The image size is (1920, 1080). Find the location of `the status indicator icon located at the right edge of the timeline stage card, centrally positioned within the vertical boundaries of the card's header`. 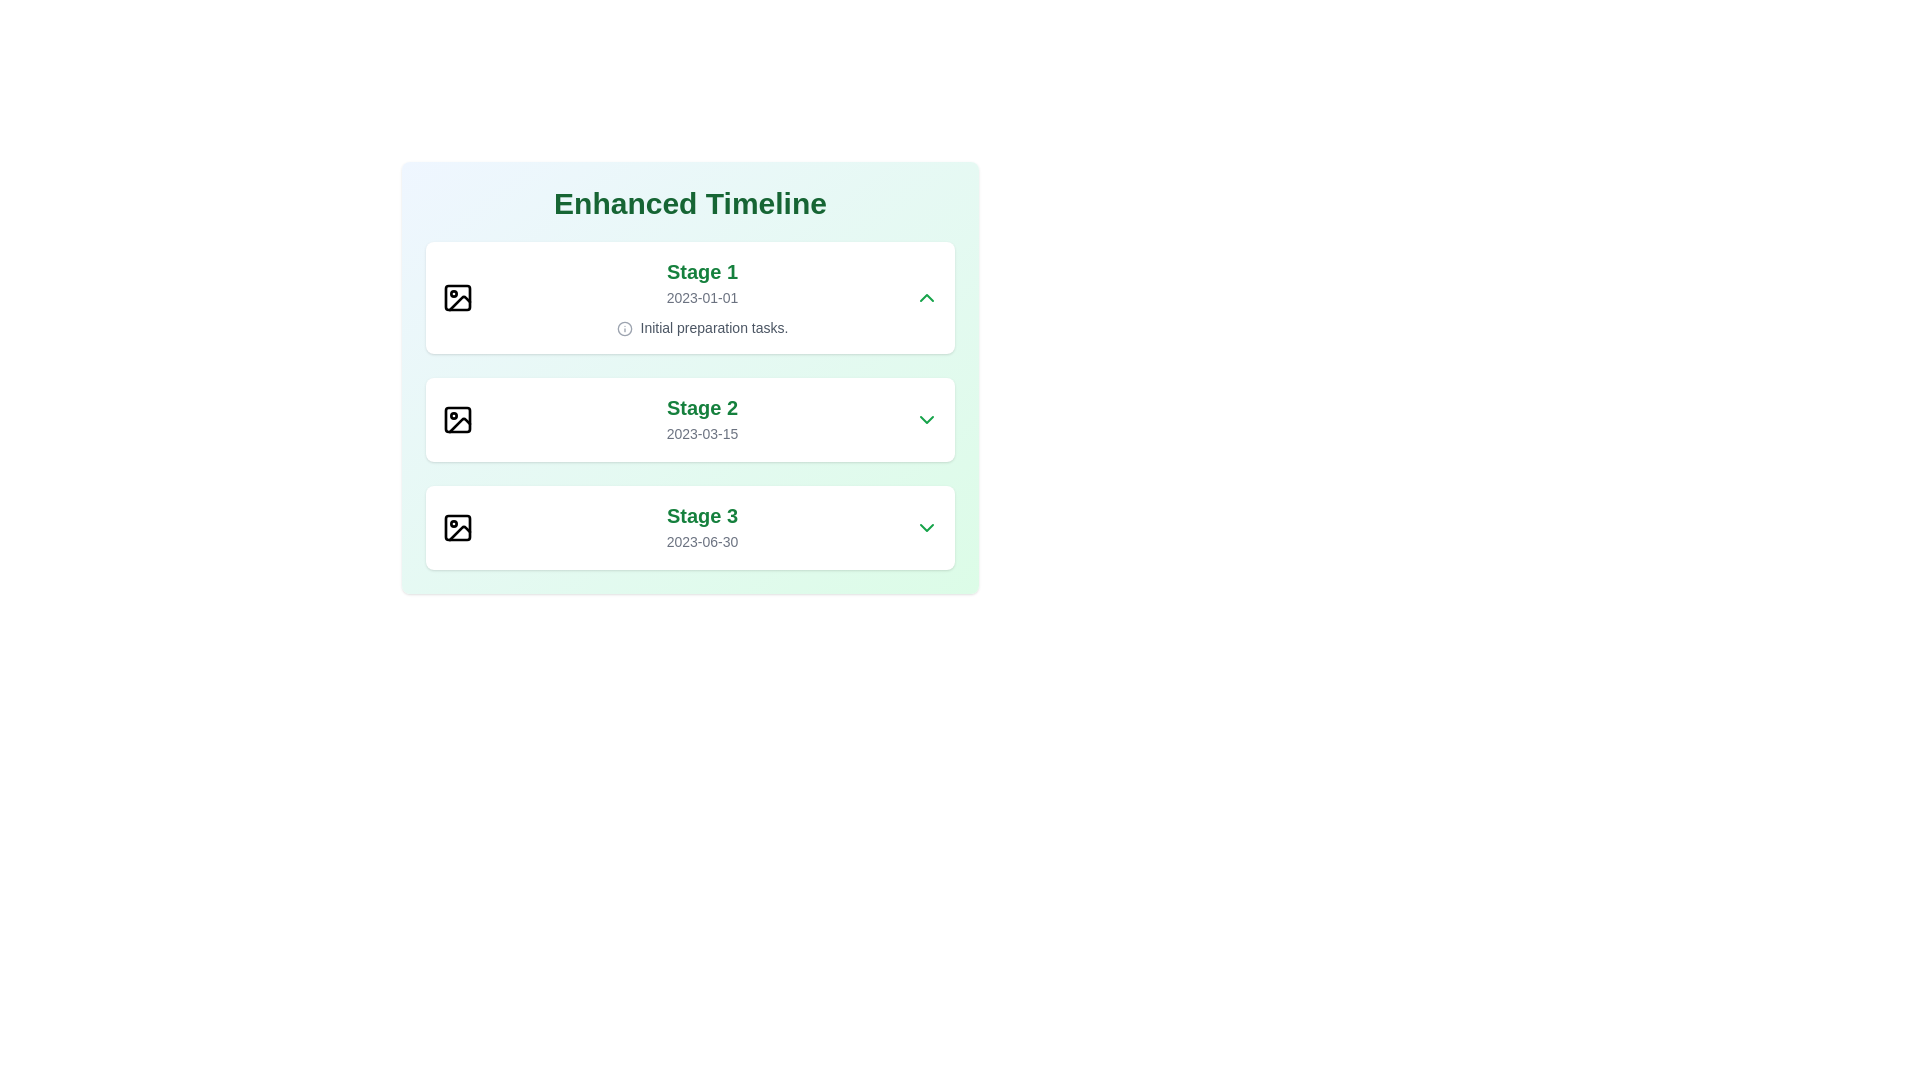

the status indicator icon located at the right edge of the timeline stage card, centrally positioned within the vertical boundaries of the card's header is located at coordinates (623, 328).